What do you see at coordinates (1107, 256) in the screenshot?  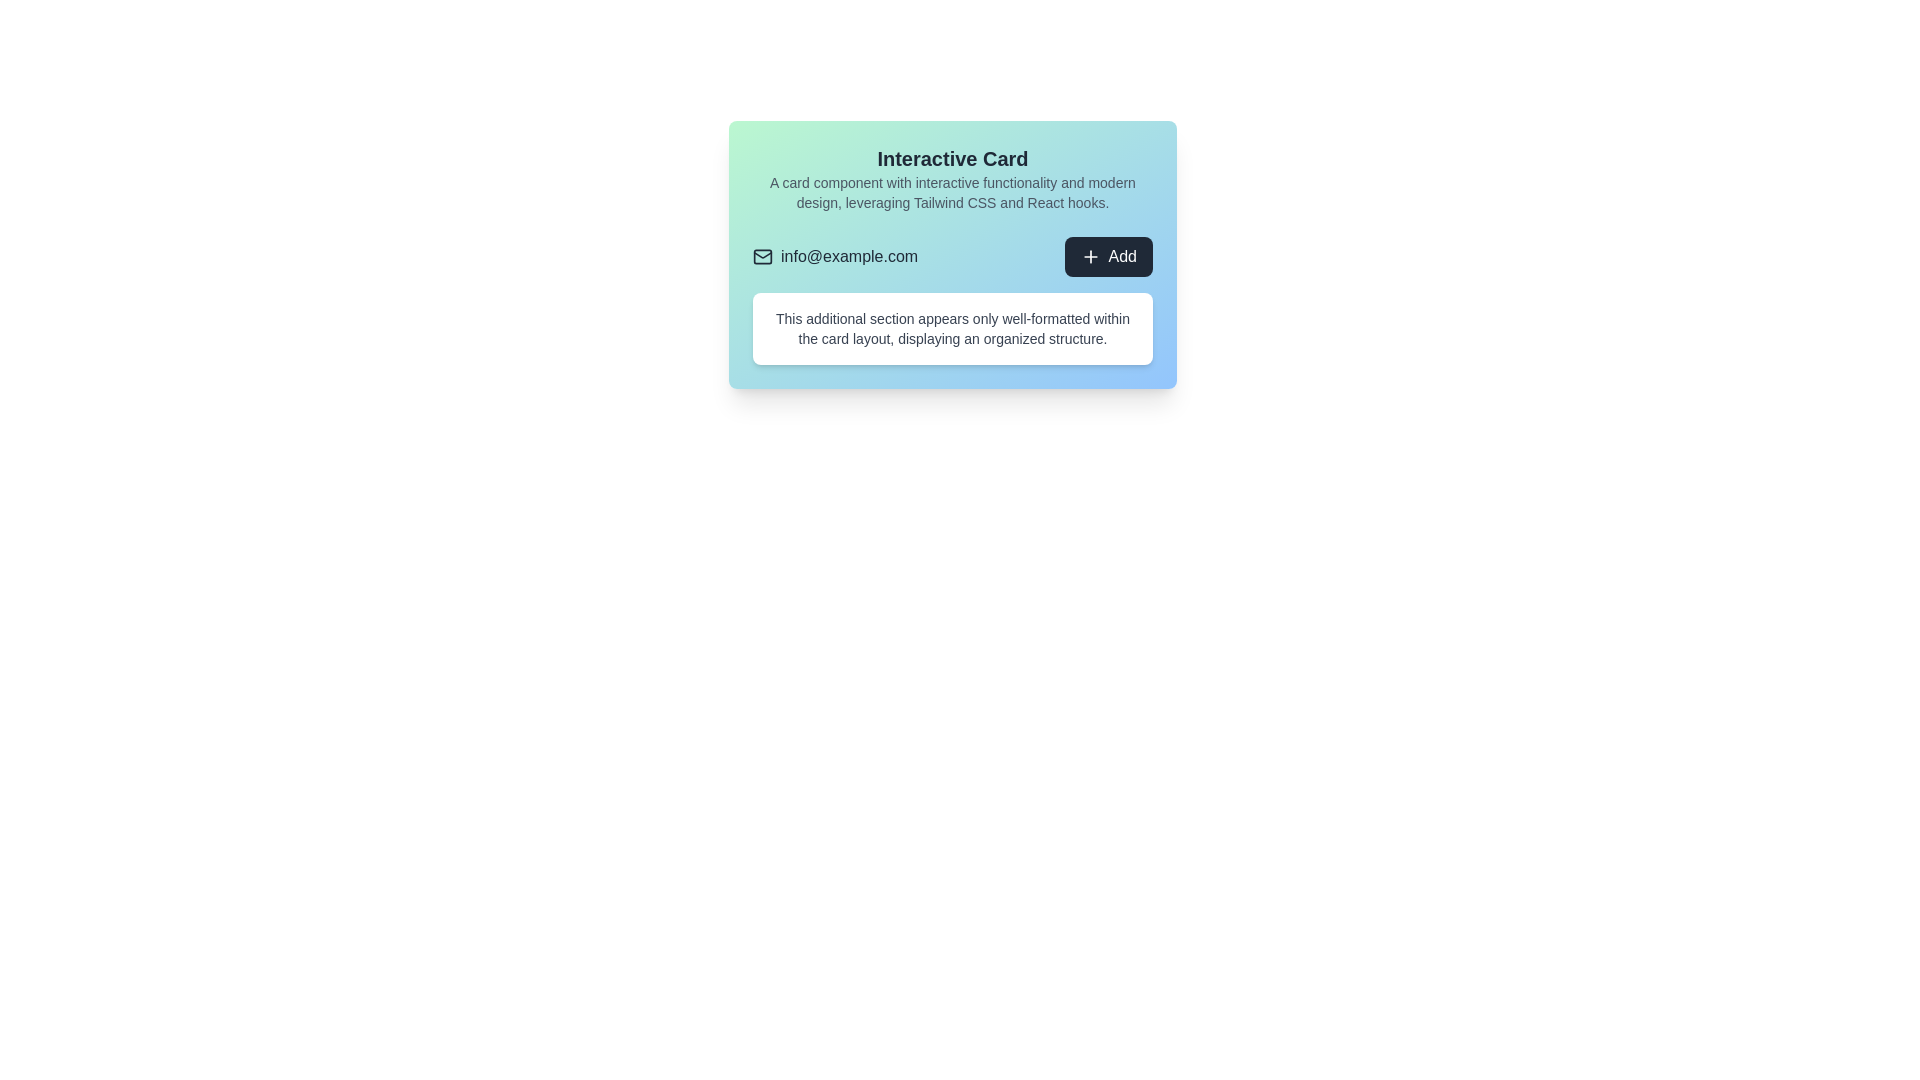 I see `the 'Add' button with a dark gray background and white text, located at the top-right area of the card layout` at bounding box center [1107, 256].